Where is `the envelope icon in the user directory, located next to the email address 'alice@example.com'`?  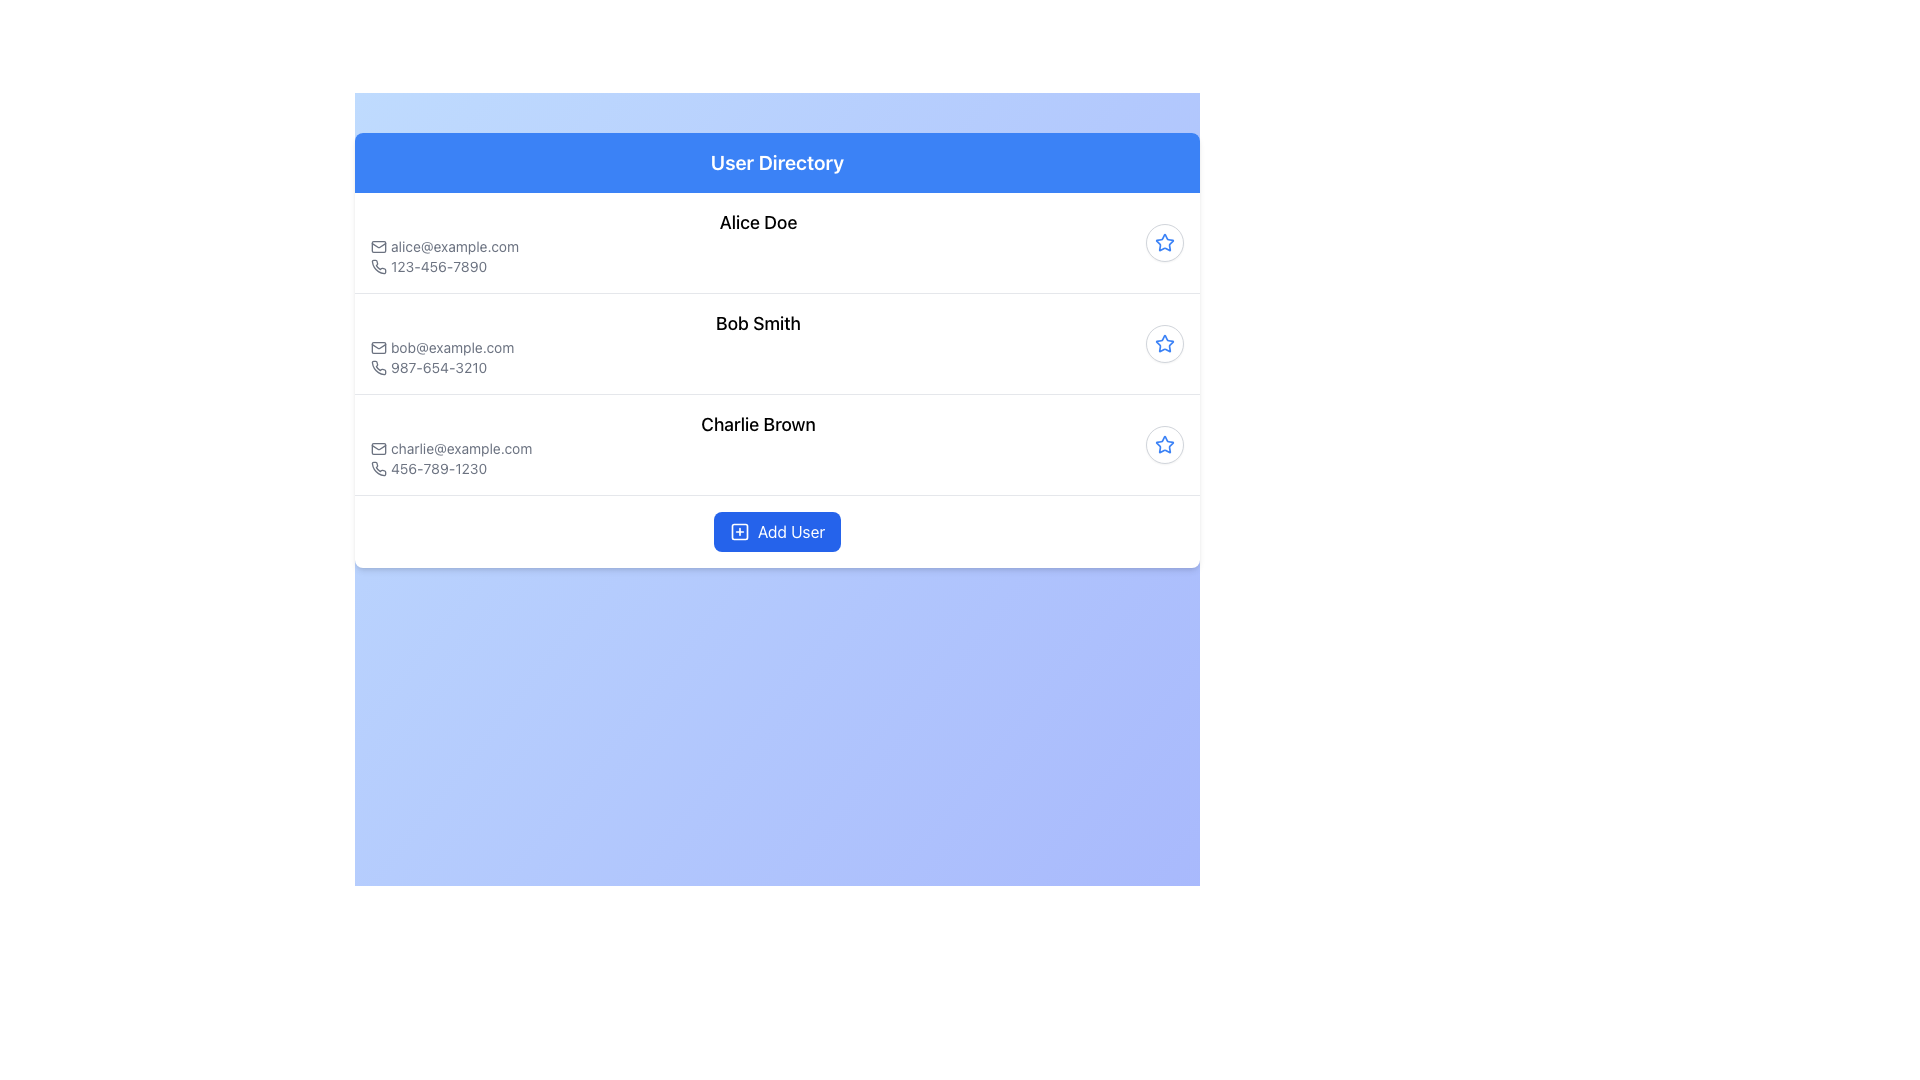
the envelope icon in the user directory, located next to the email address 'alice@example.com' is located at coordinates (379, 245).